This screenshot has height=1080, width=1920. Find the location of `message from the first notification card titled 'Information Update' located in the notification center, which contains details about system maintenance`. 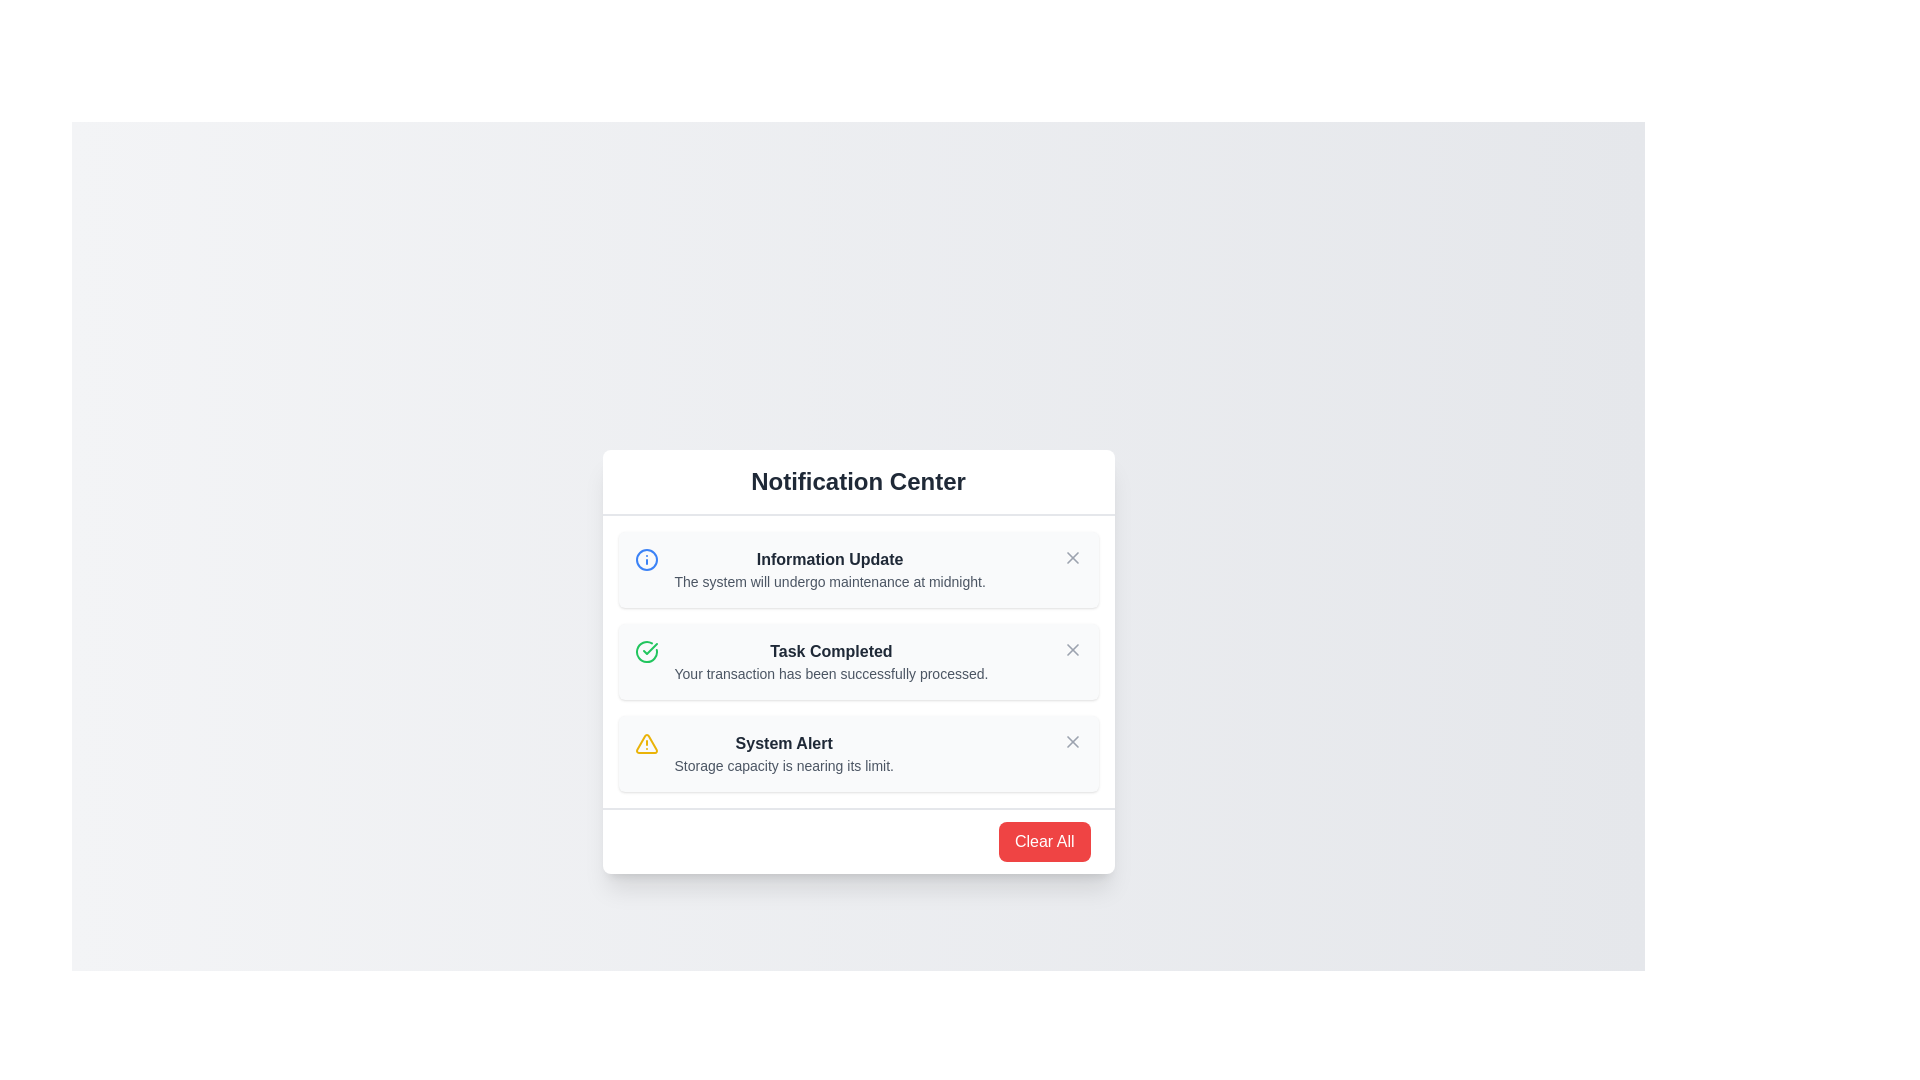

message from the first notification card titled 'Information Update' located in the notification center, which contains details about system maintenance is located at coordinates (858, 570).